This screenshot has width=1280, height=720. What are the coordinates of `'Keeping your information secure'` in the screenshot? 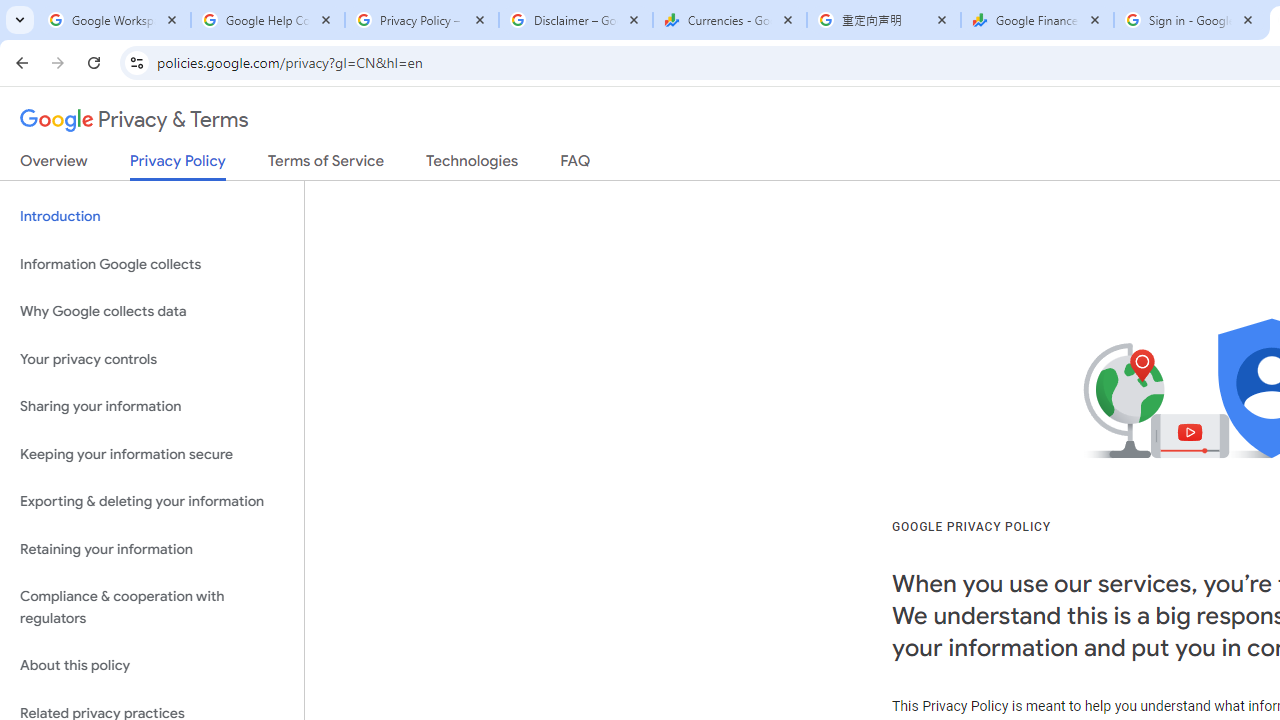 It's located at (151, 454).